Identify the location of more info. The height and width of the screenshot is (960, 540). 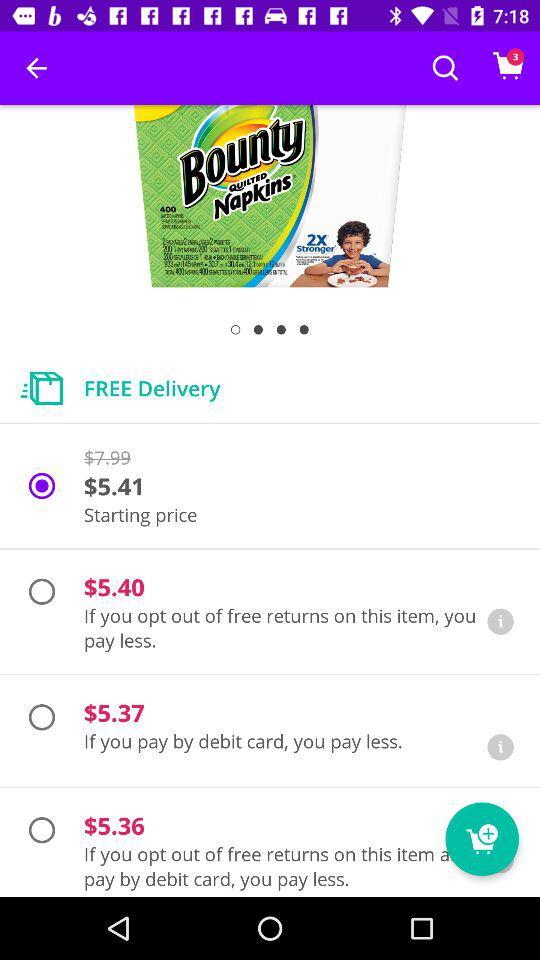
(499, 746).